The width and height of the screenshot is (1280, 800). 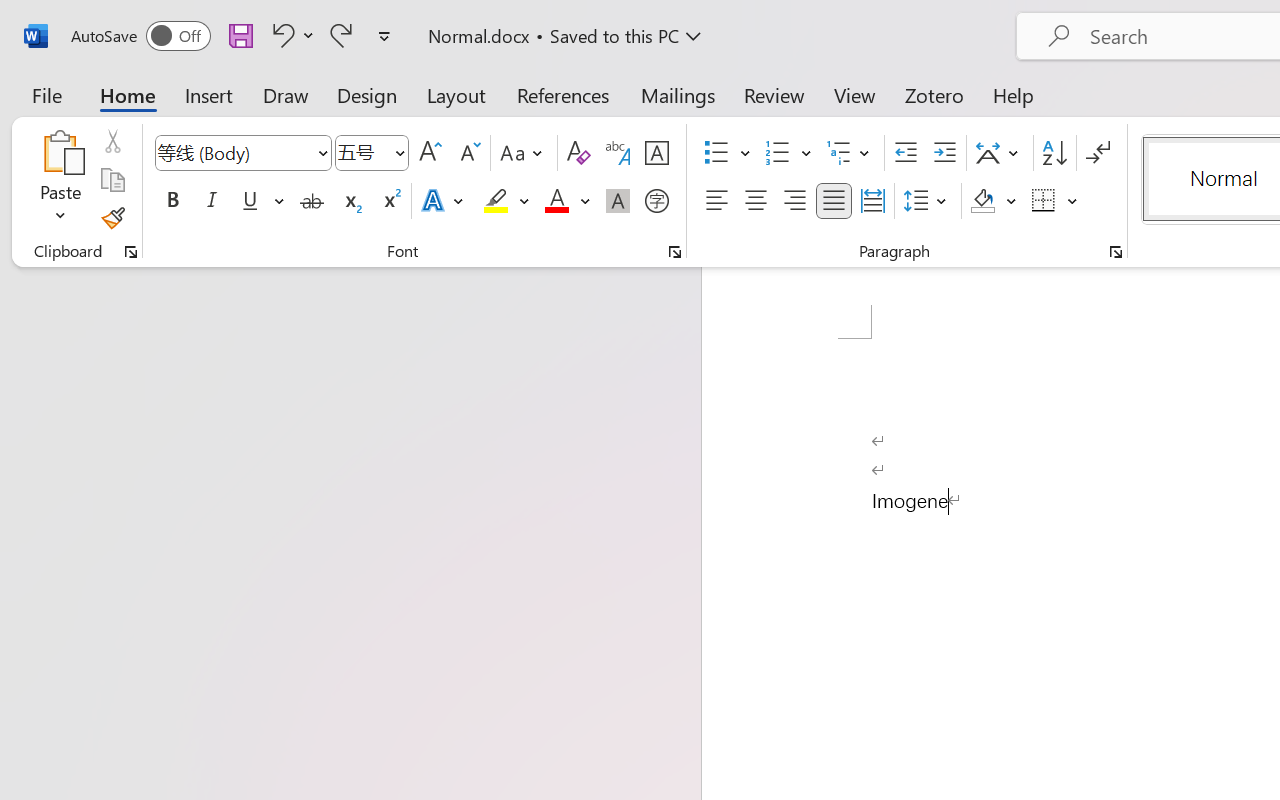 What do you see at coordinates (755, 201) in the screenshot?
I see `'Center'` at bounding box center [755, 201].